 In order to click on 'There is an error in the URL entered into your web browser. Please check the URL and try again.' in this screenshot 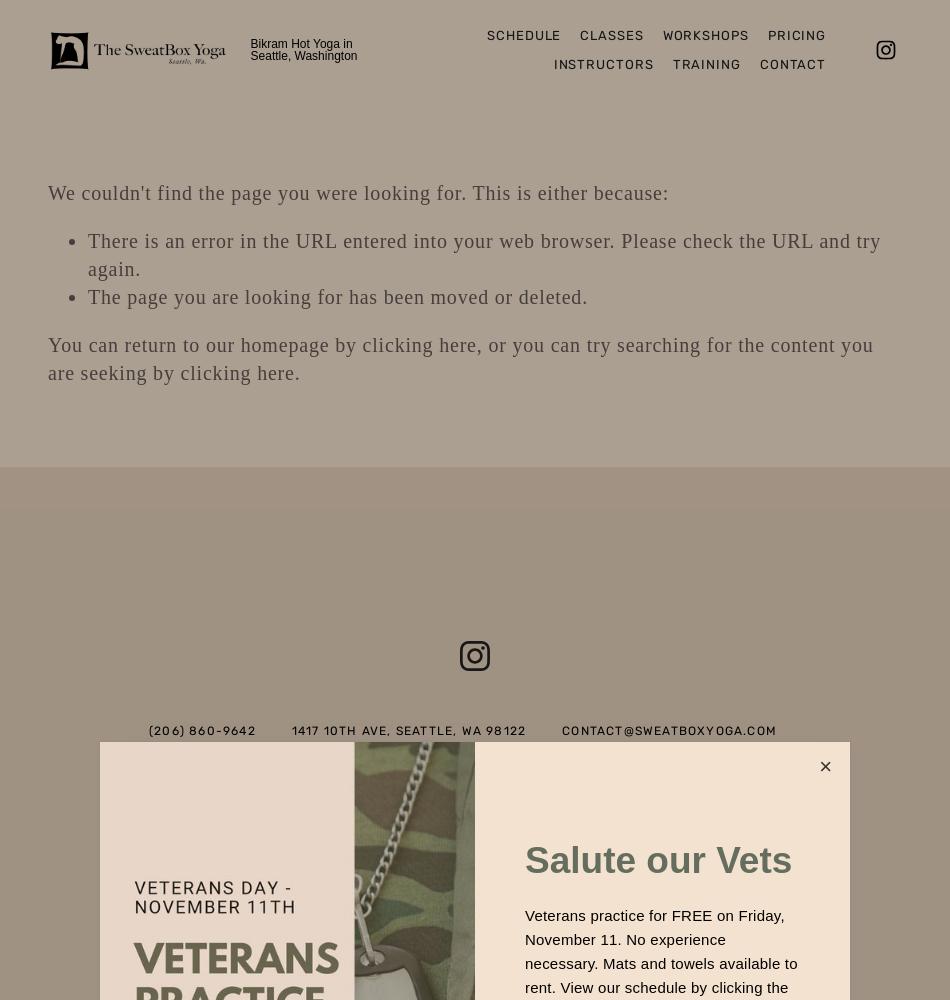, I will do `click(484, 255)`.